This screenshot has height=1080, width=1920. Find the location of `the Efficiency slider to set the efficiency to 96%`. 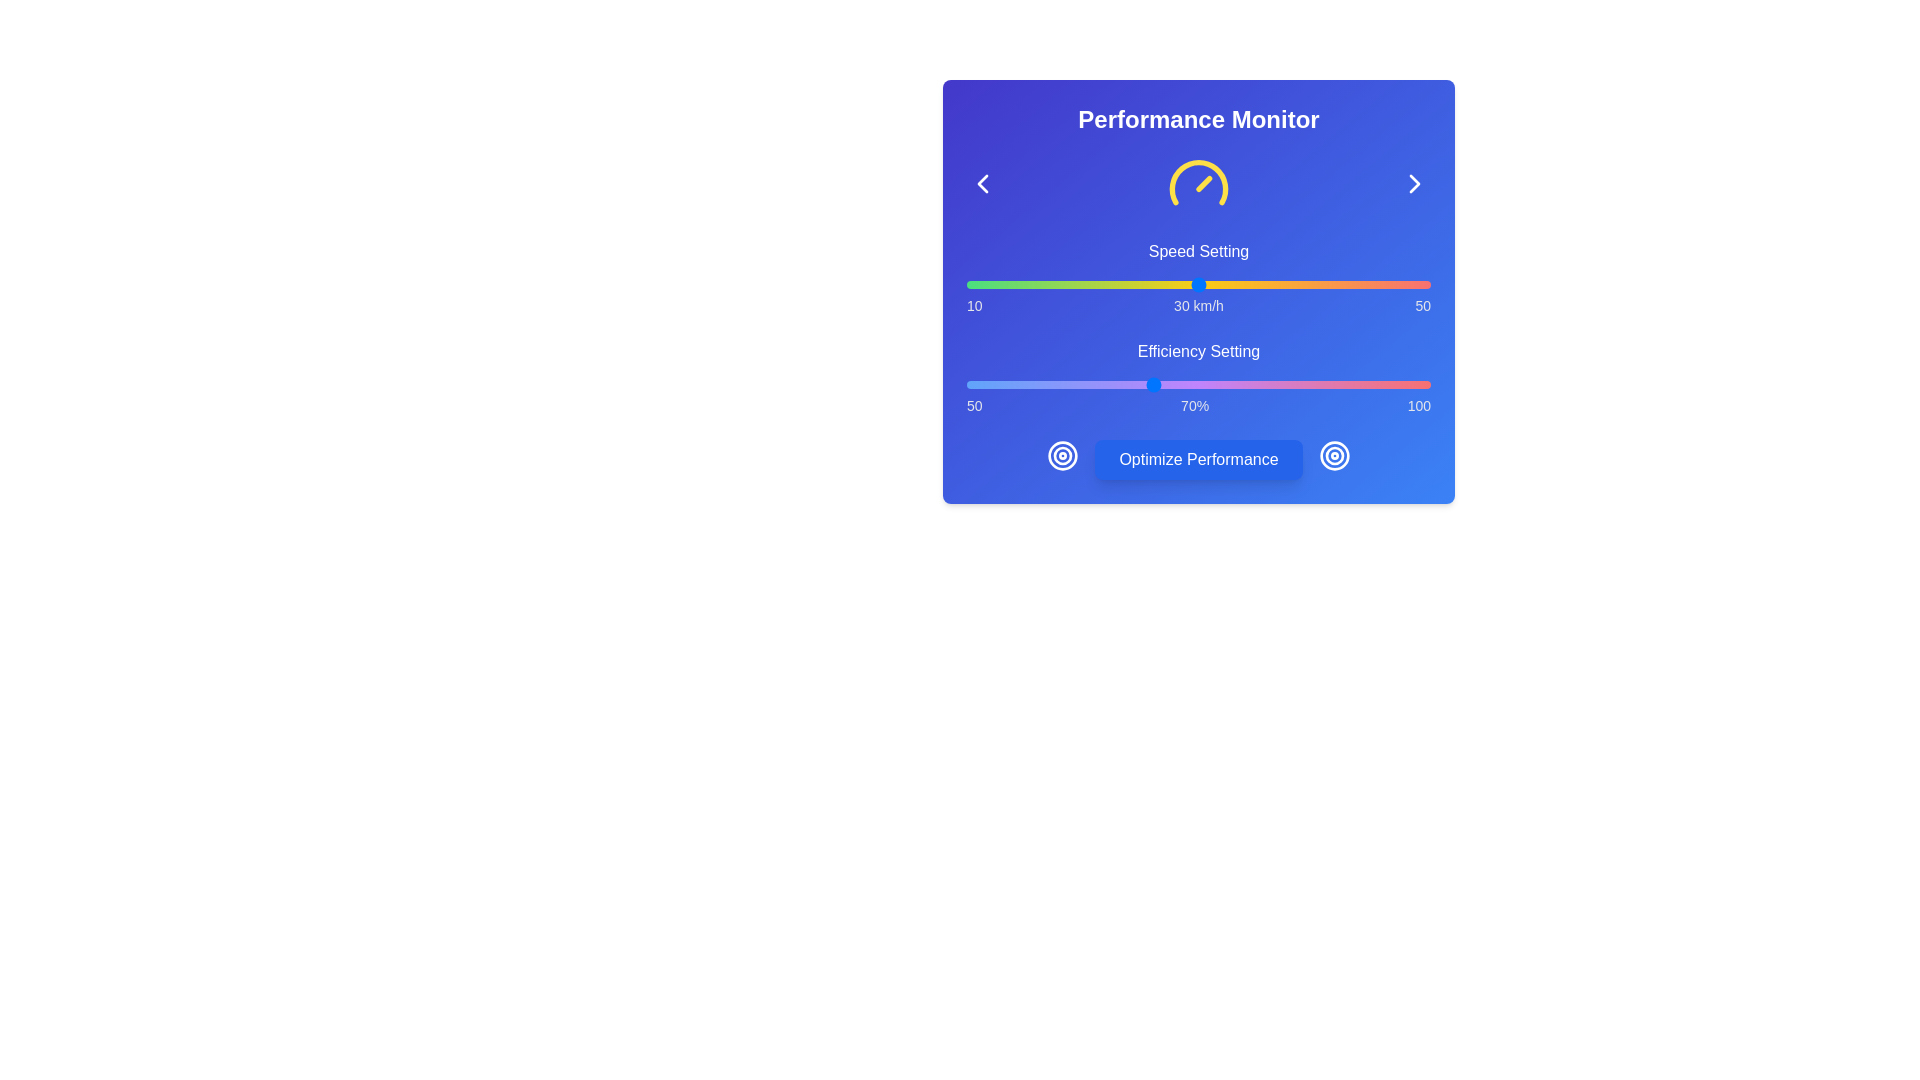

the Efficiency slider to set the efficiency to 96% is located at coordinates (1392, 385).